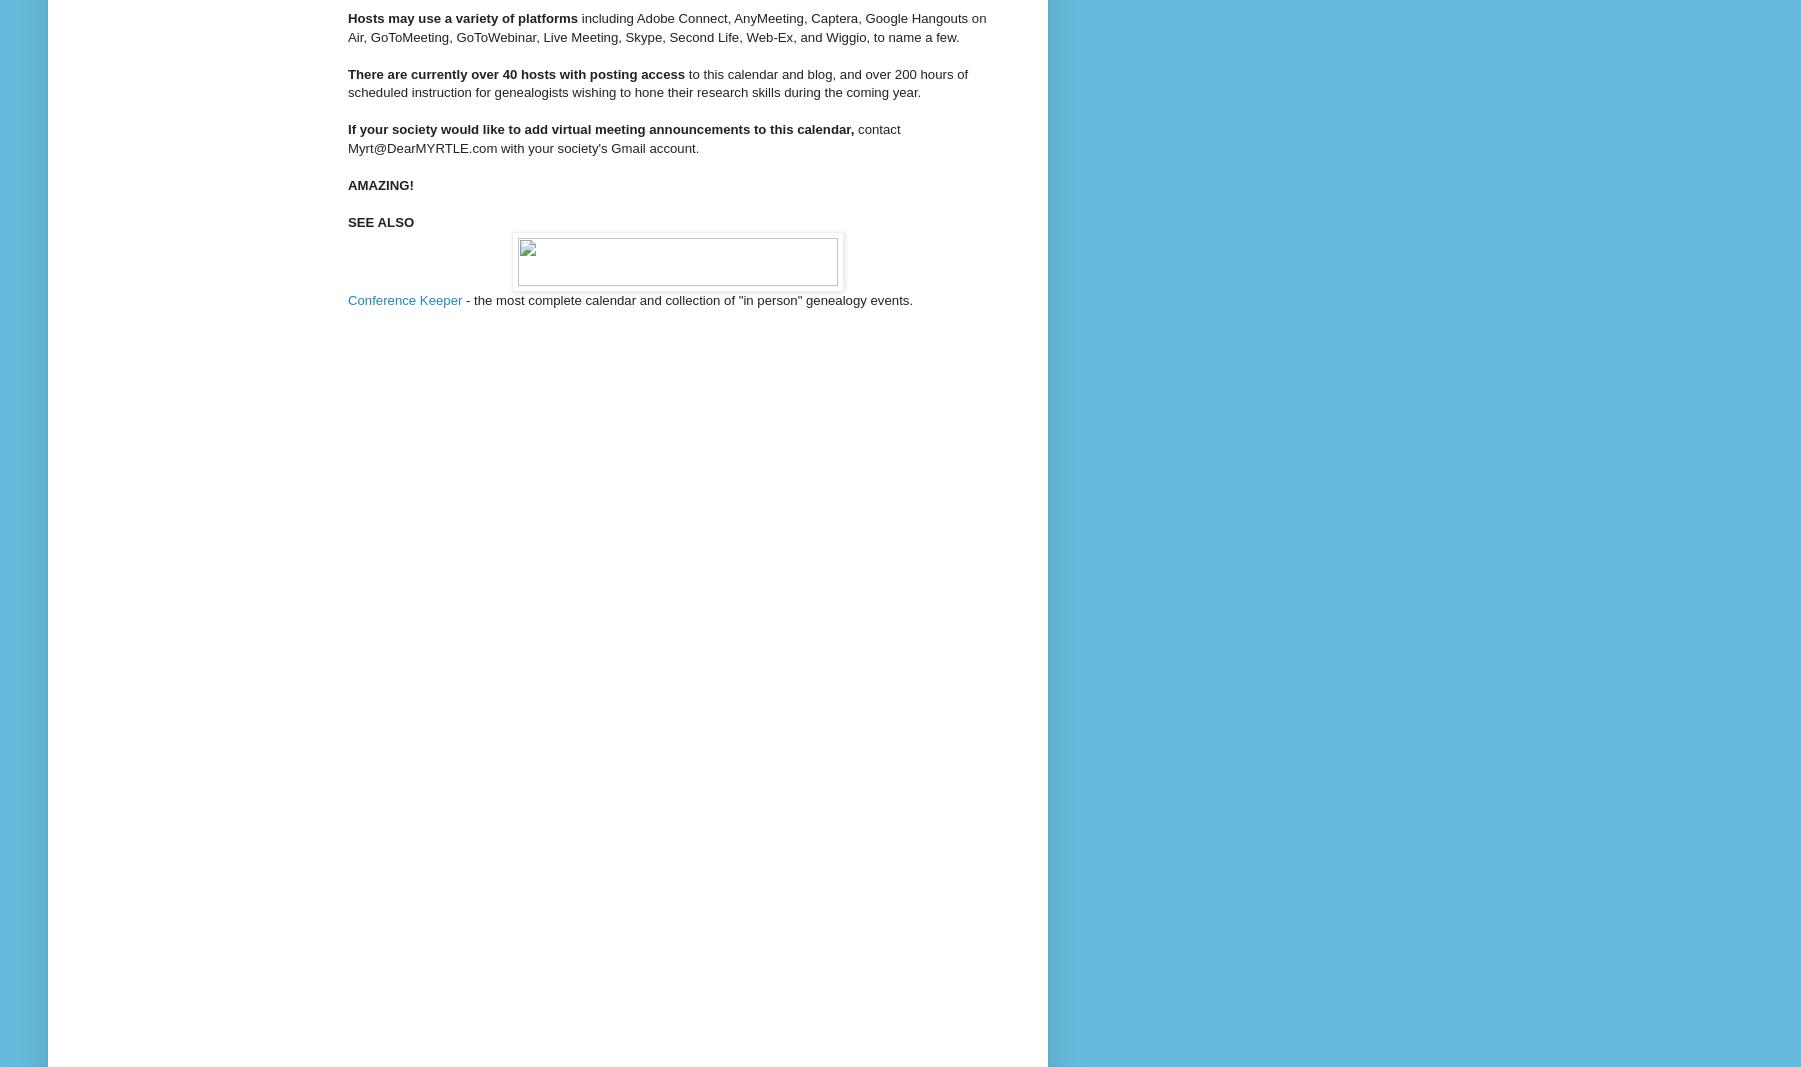 The width and height of the screenshot is (1801, 1067). I want to click on '- the most complete calendar and collection of "in person" genealogy events.', so click(686, 300).